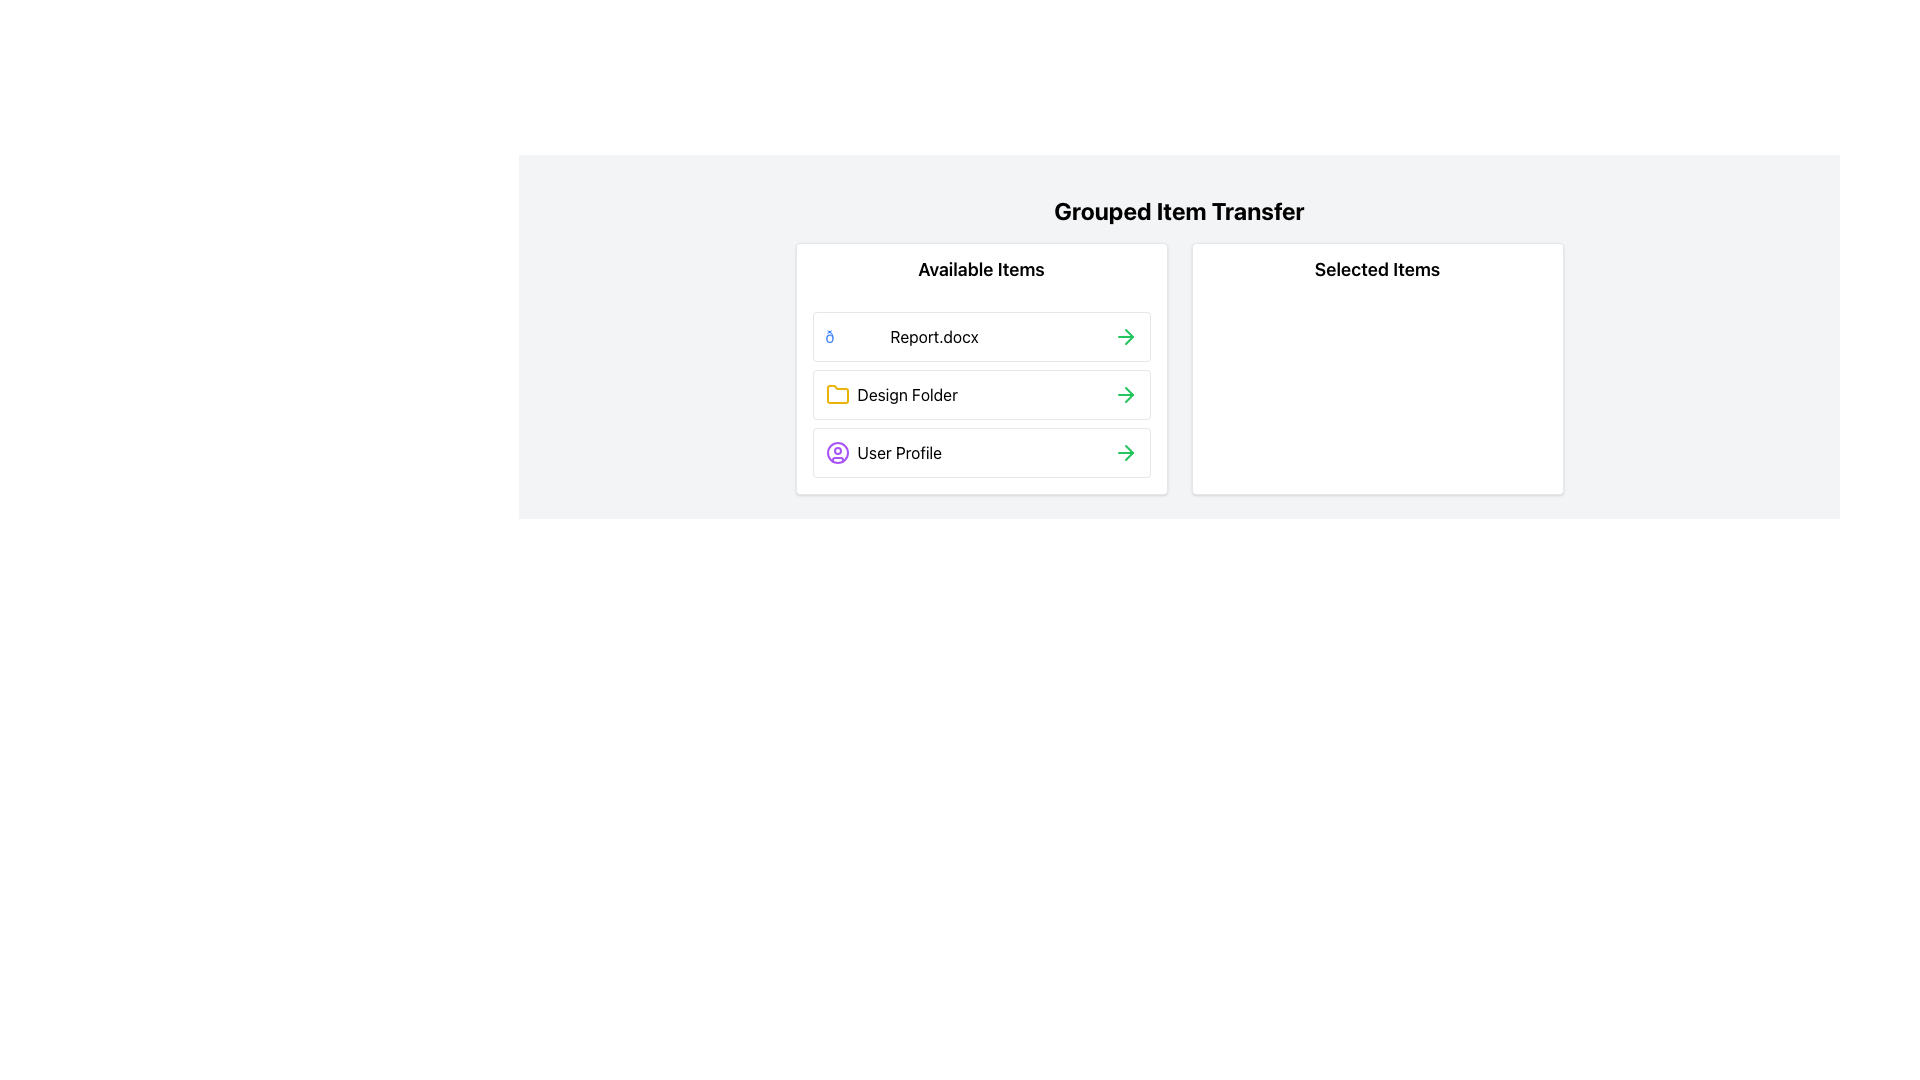 The image size is (1920, 1080). What do you see at coordinates (837, 394) in the screenshot?
I see `the yellow-colored folder icon representing the 'Design Folder' entry in the 'Available Items' panel, located between 'Report.docx' and 'User Profile'` at bounding box center [837, 394].